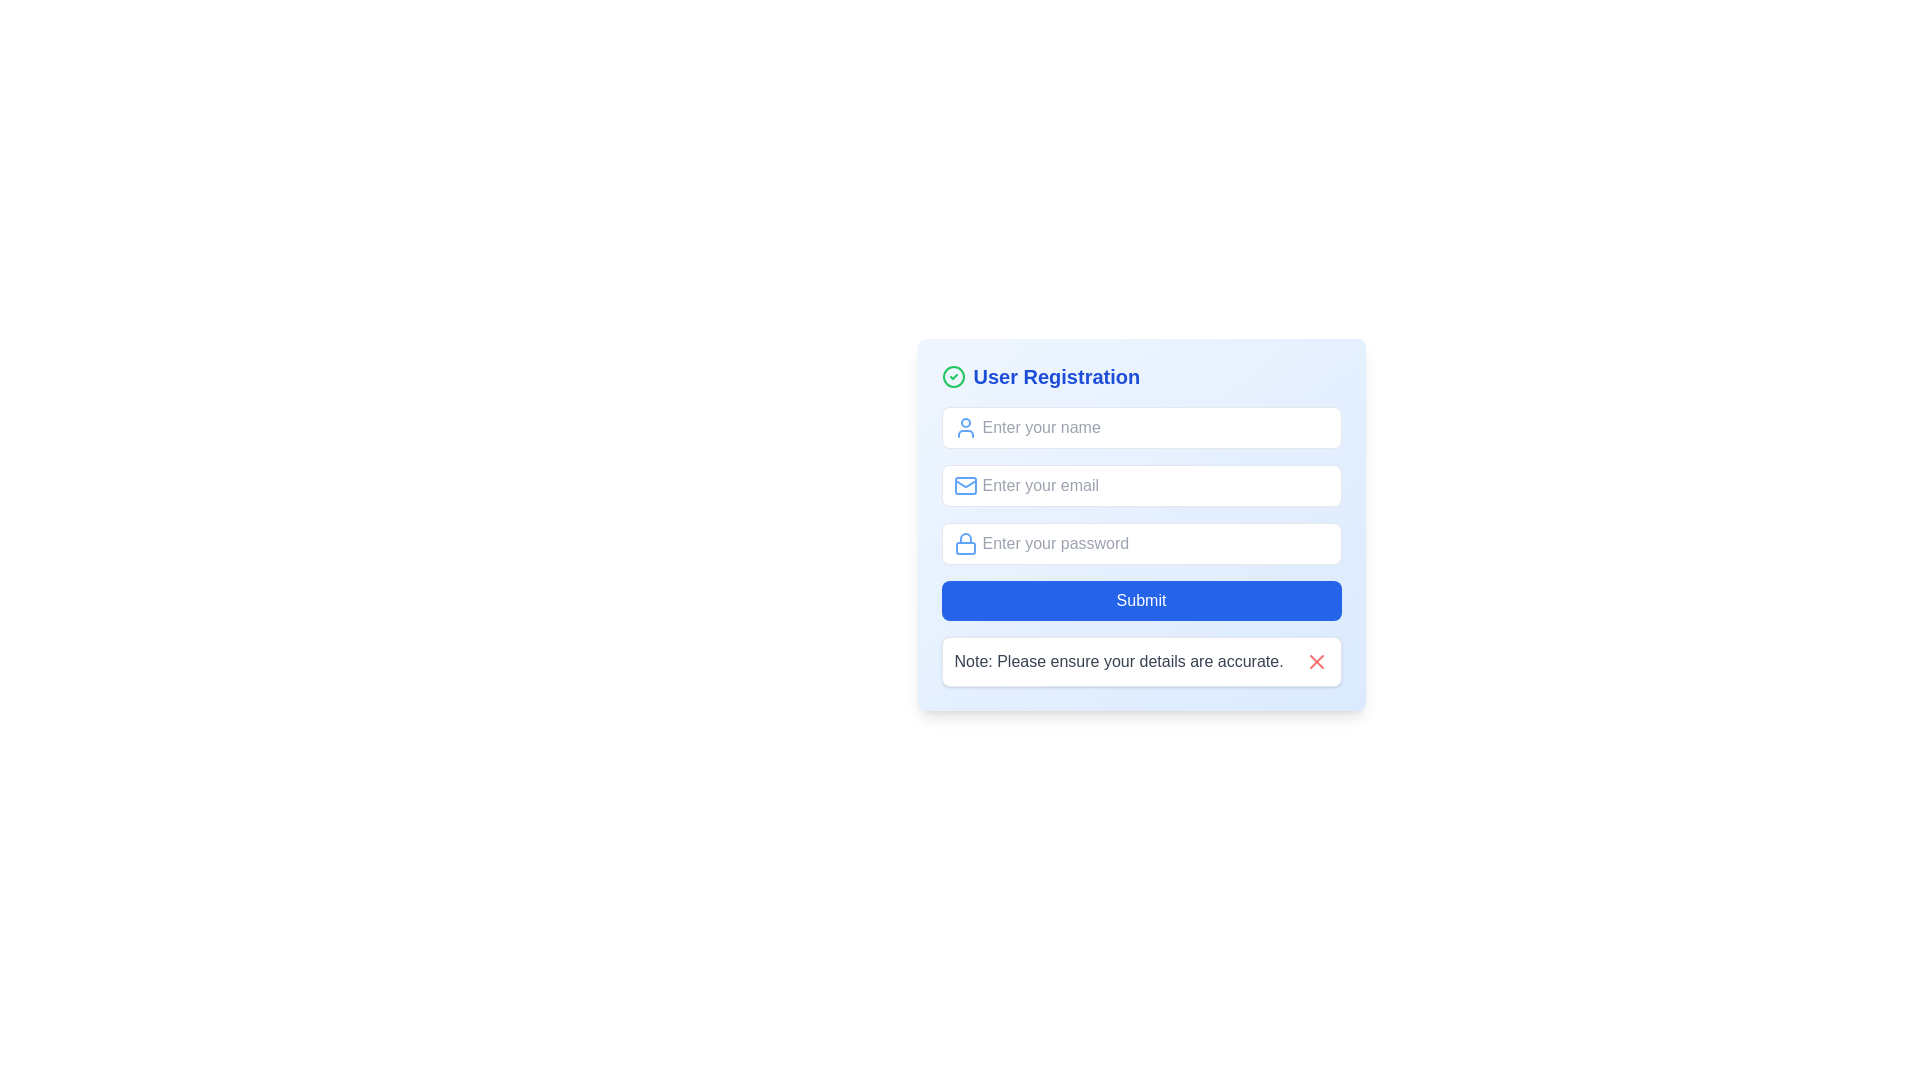  Describe the element at coordinates (952, 377) in the screenshot. I see `circular SVG element with a green border, which serves as an icon next to the 'User Registration' heading` at that location.